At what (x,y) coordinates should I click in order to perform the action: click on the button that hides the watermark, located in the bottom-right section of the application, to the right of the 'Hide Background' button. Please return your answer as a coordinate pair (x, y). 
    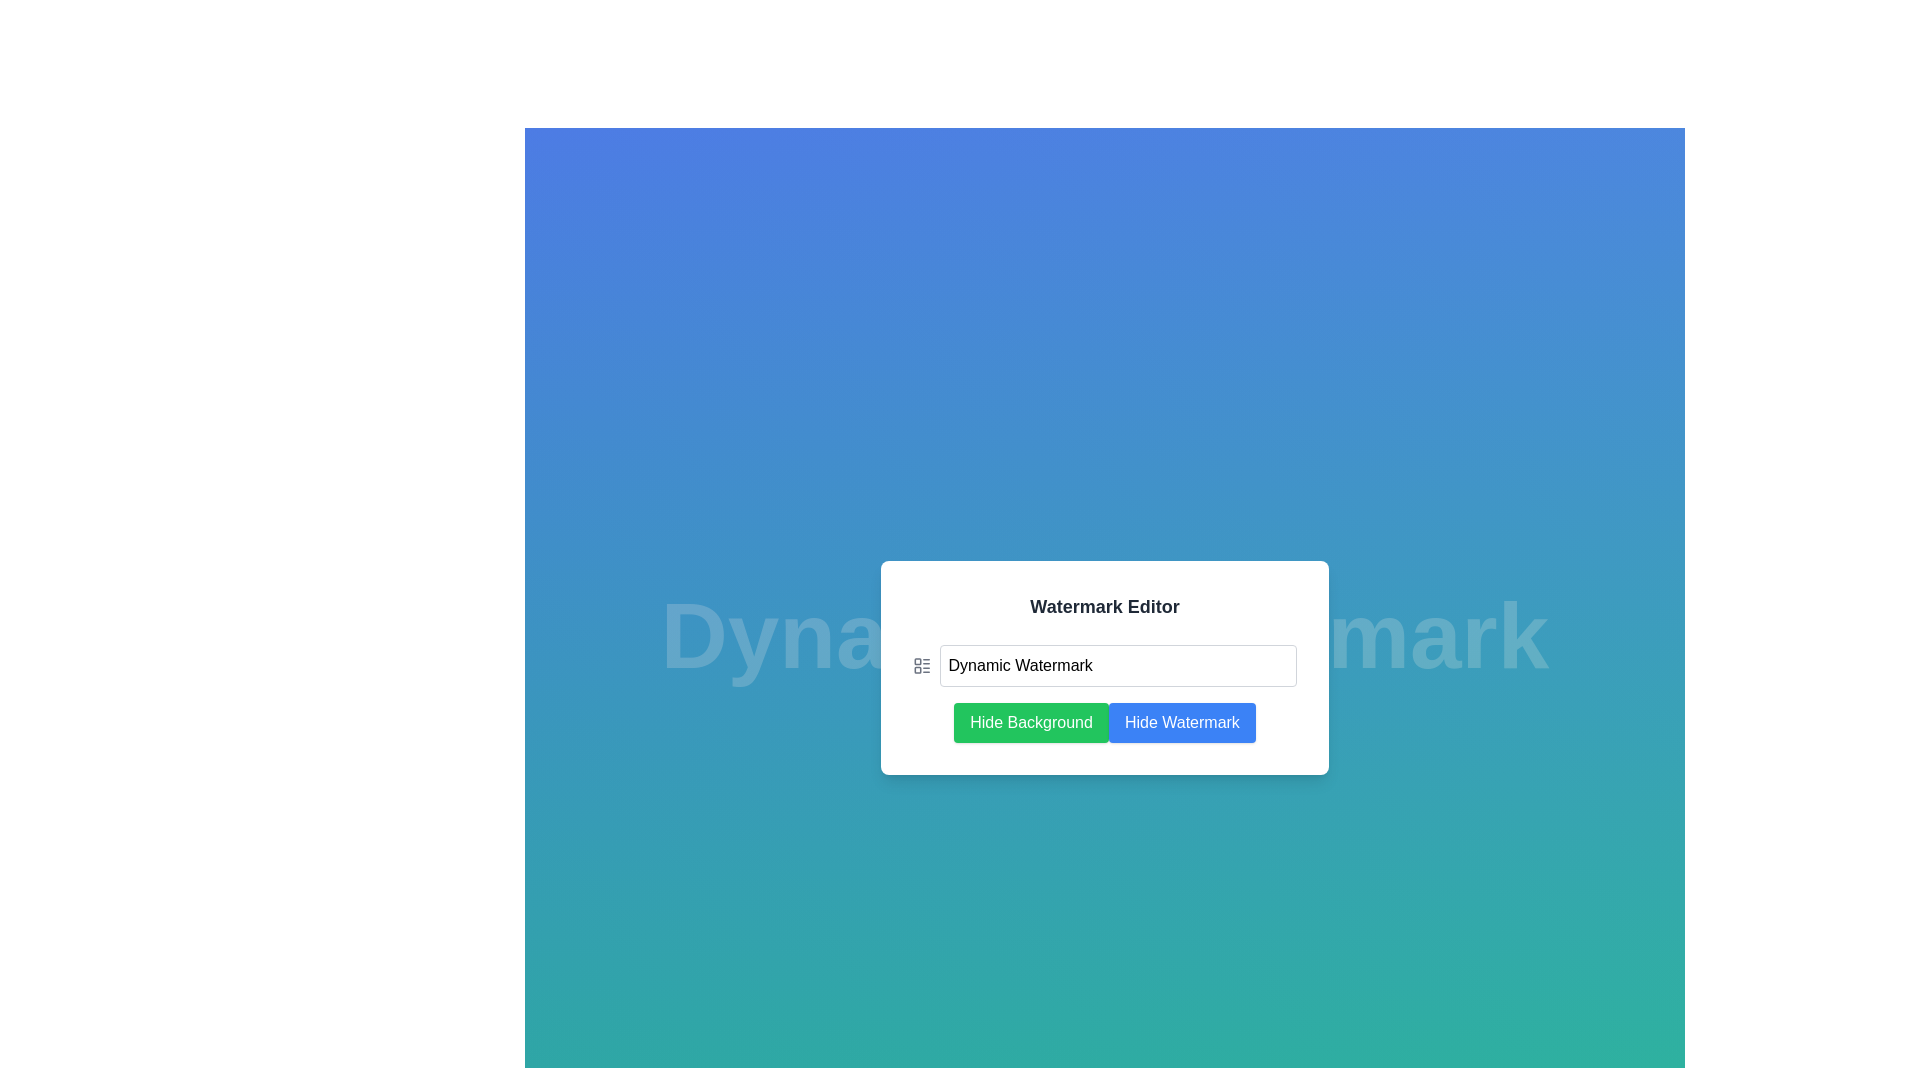
    Looking at the image, I should click on (1182, 722).